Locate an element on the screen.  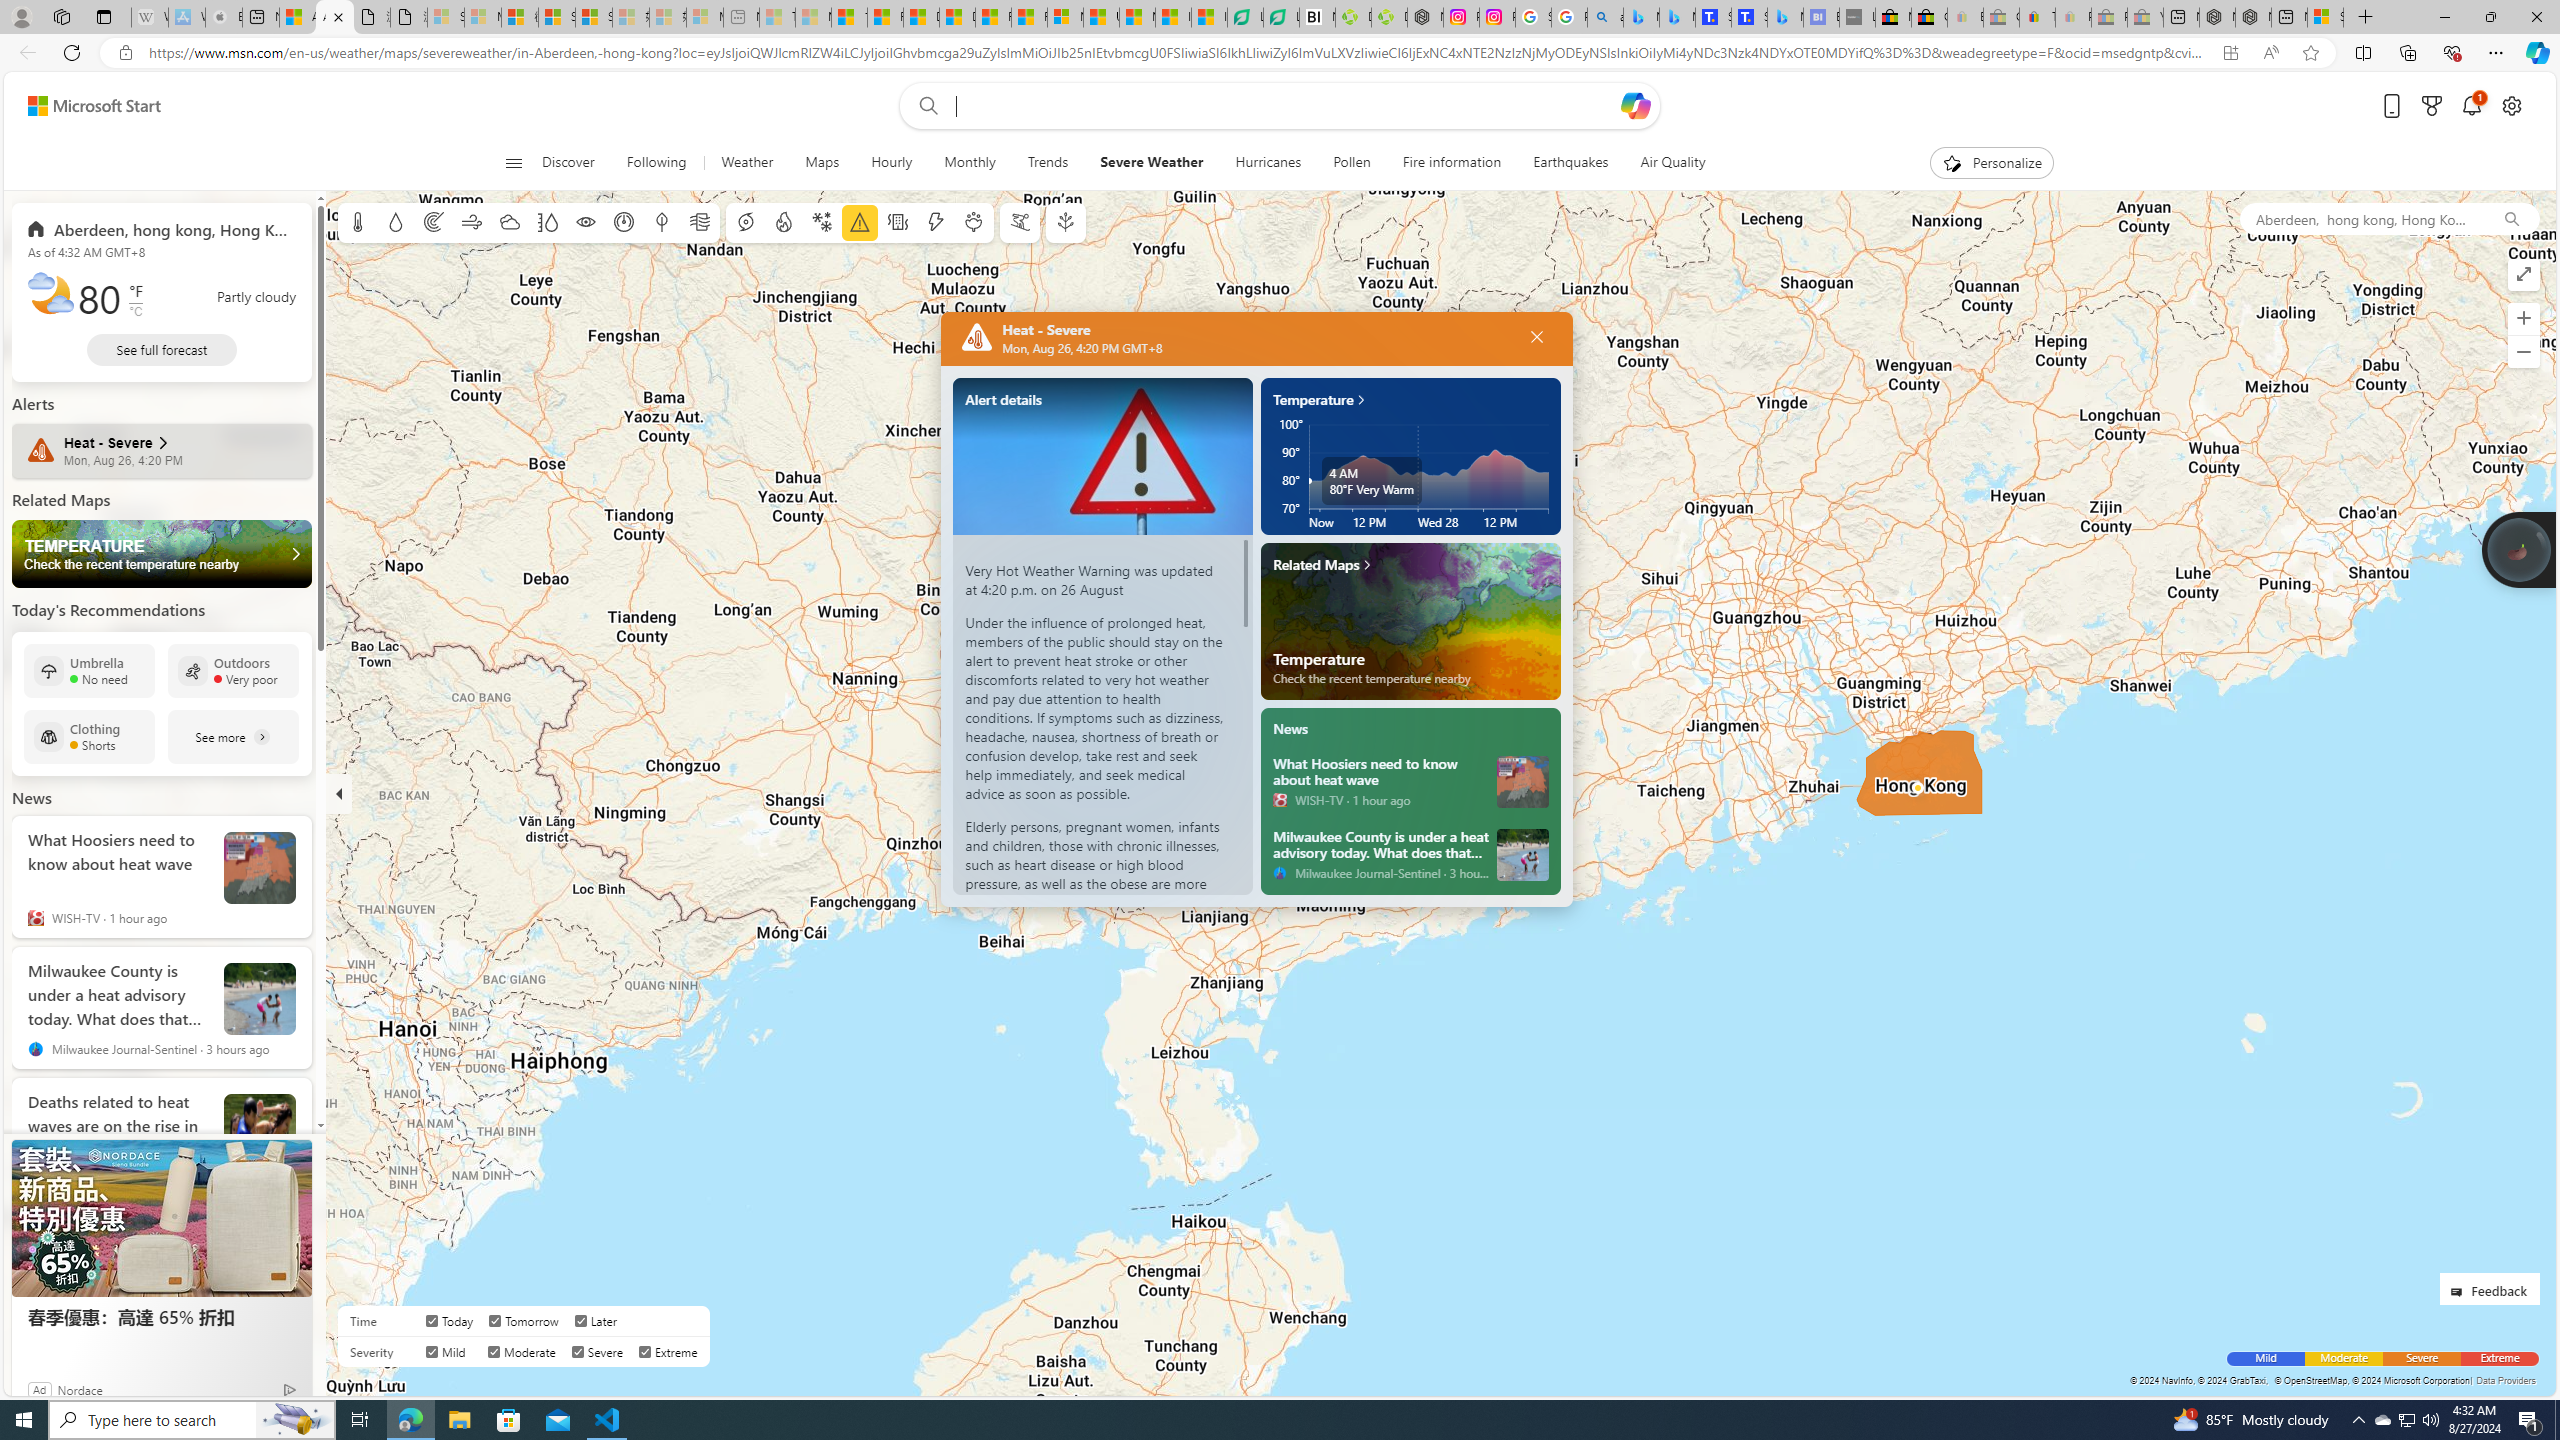
'WISH-TV' is located at coordinates (1280, 798).